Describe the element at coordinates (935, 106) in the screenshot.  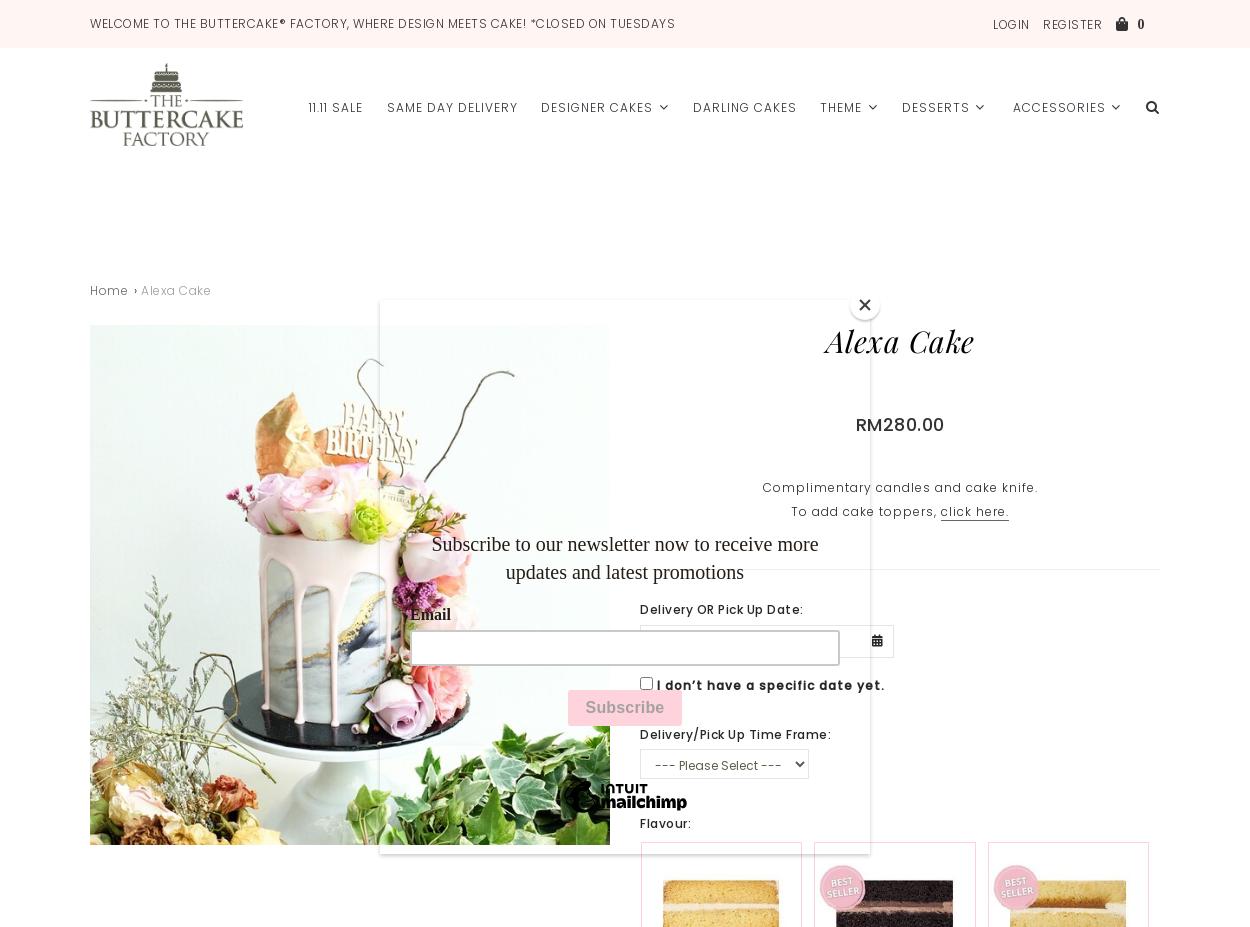
I see `'Desserts'` at that location.